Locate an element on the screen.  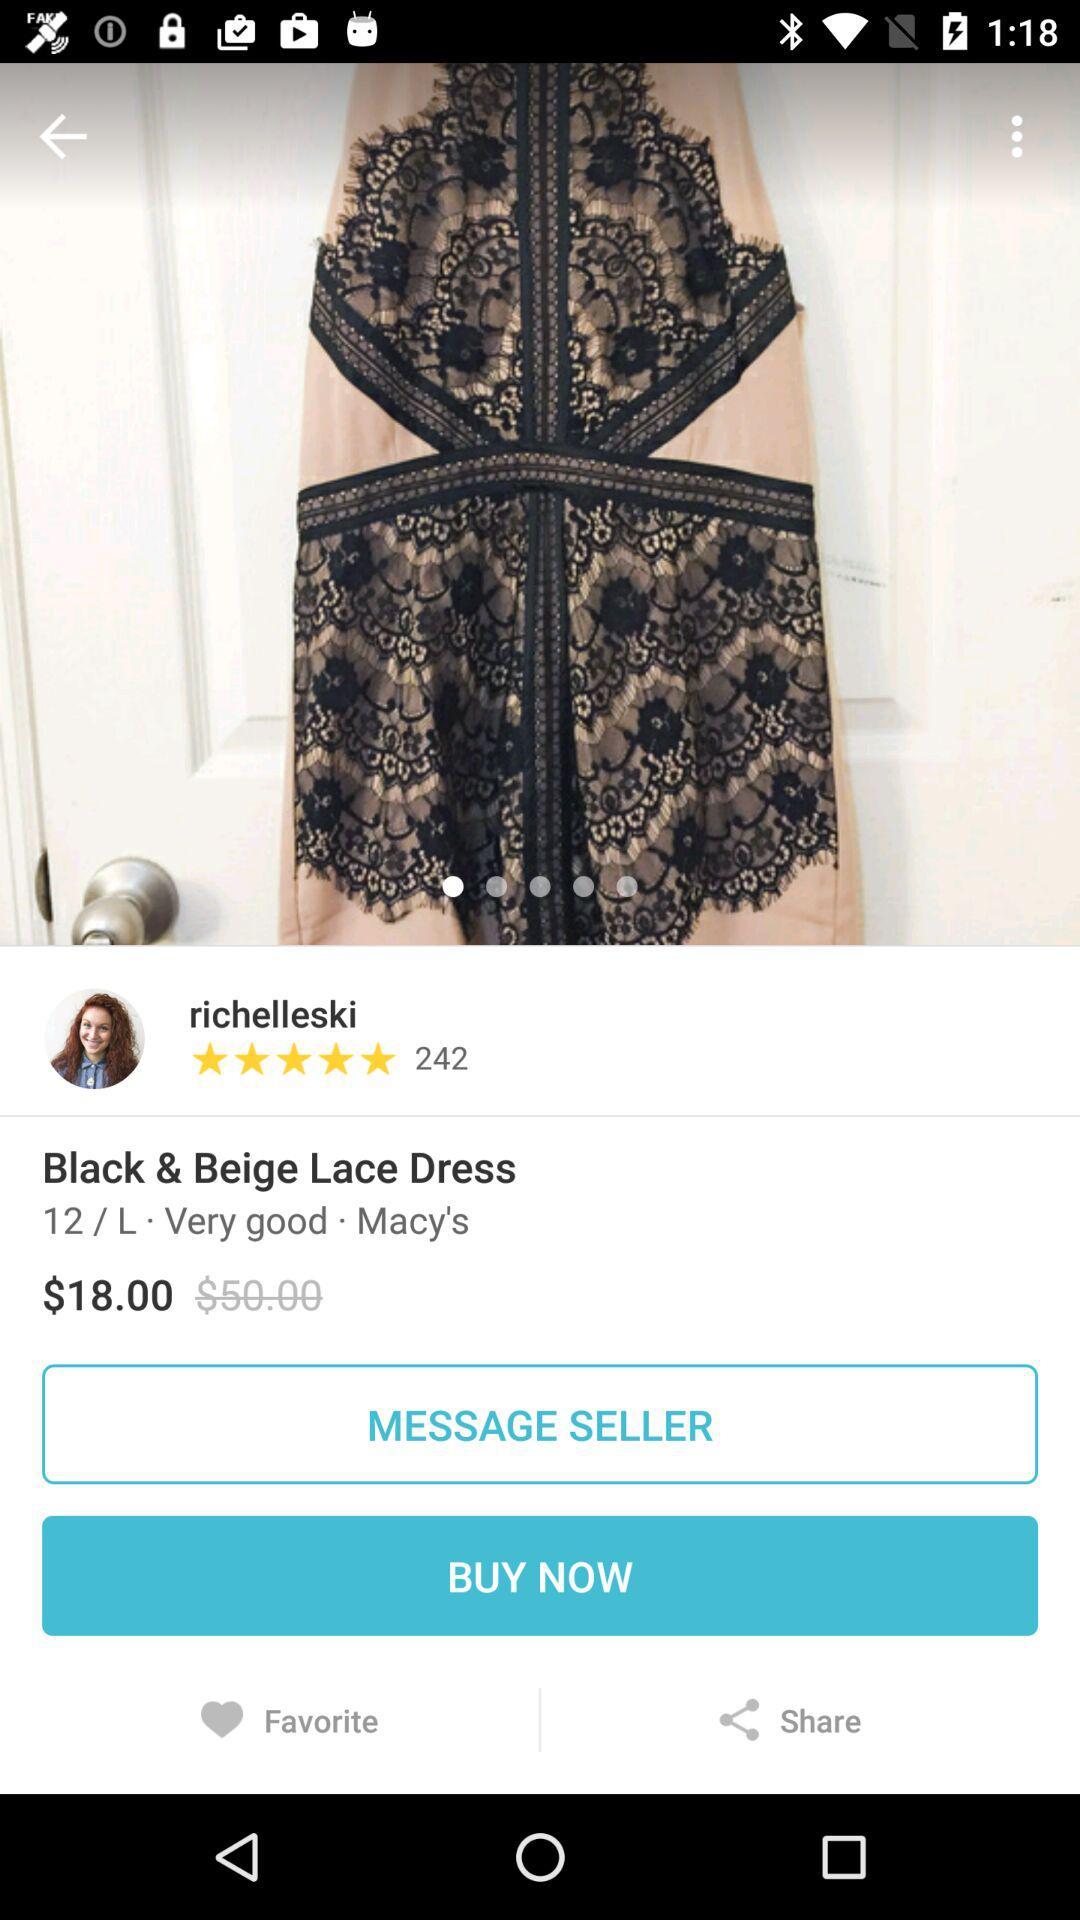
the item below black beige lace is located at coordinates (254, 1218).